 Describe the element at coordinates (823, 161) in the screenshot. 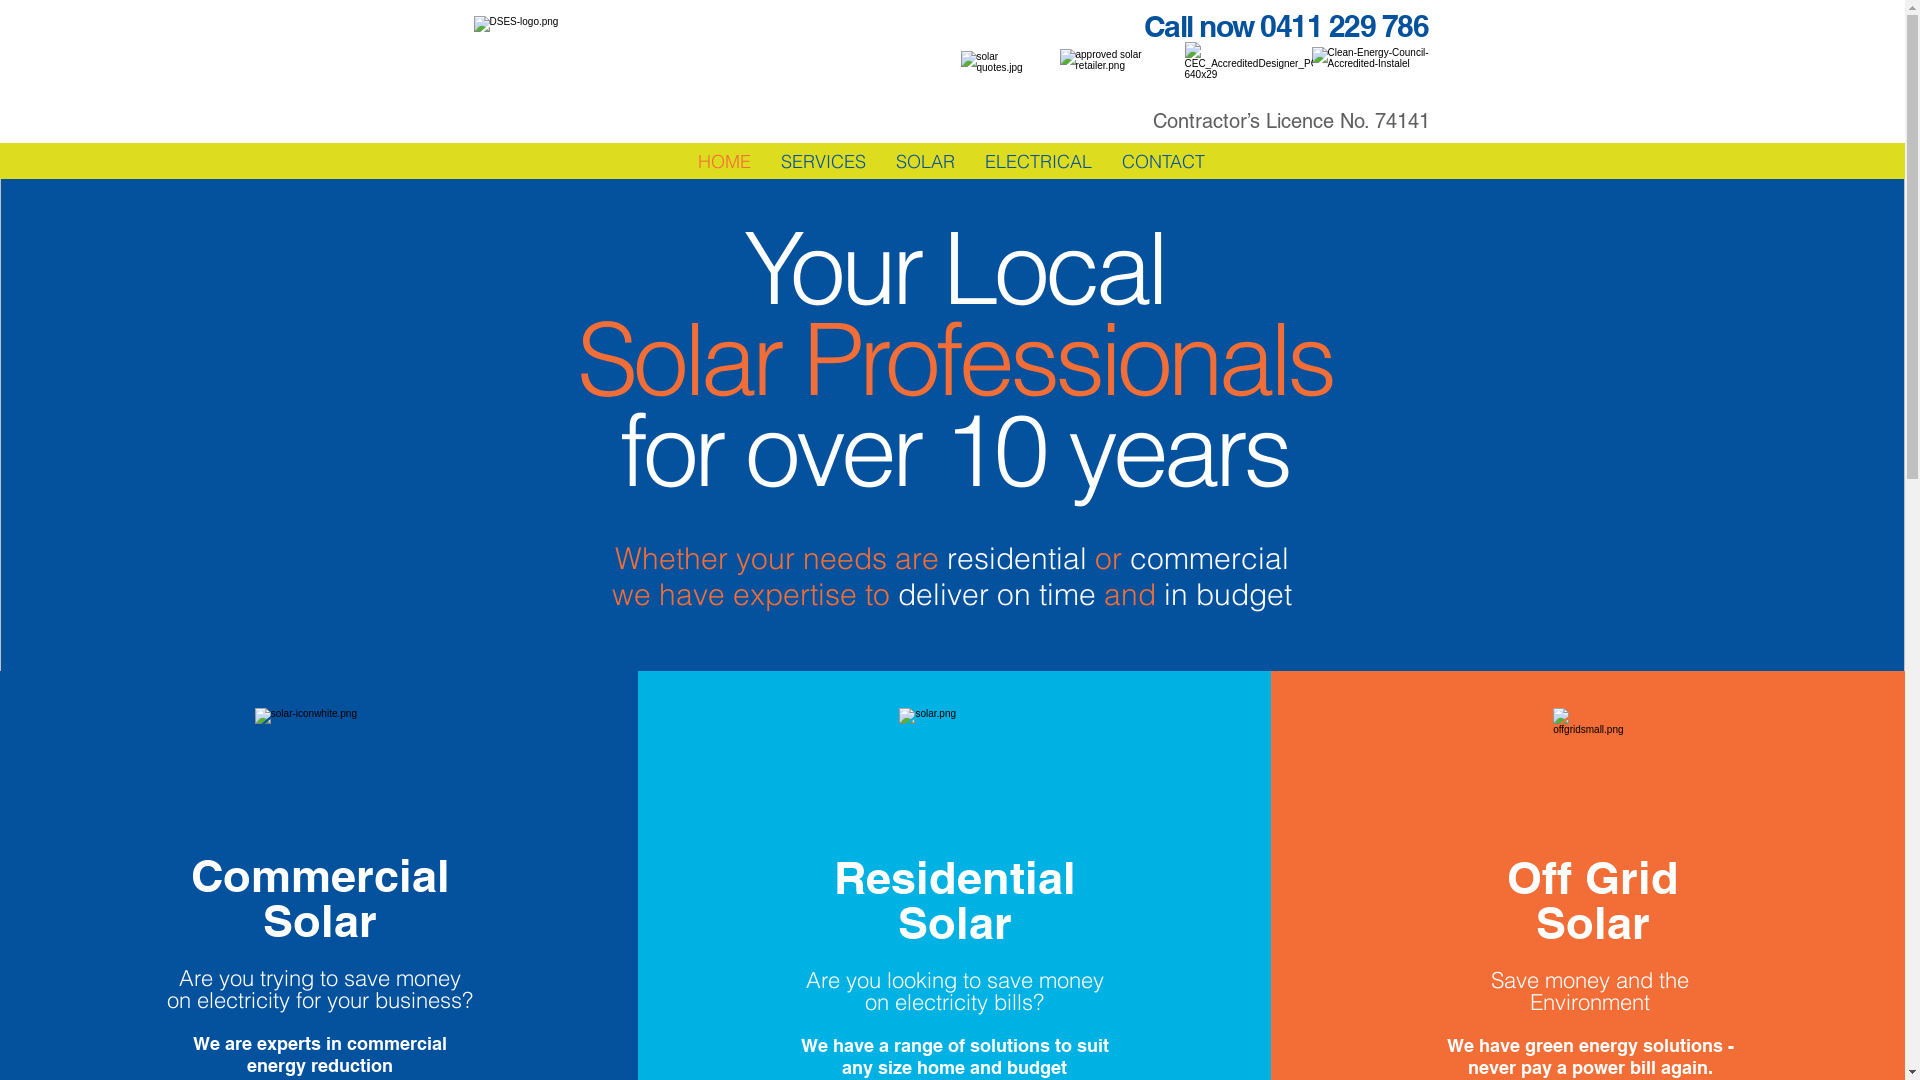

I see `'SERVICES'` at that location.